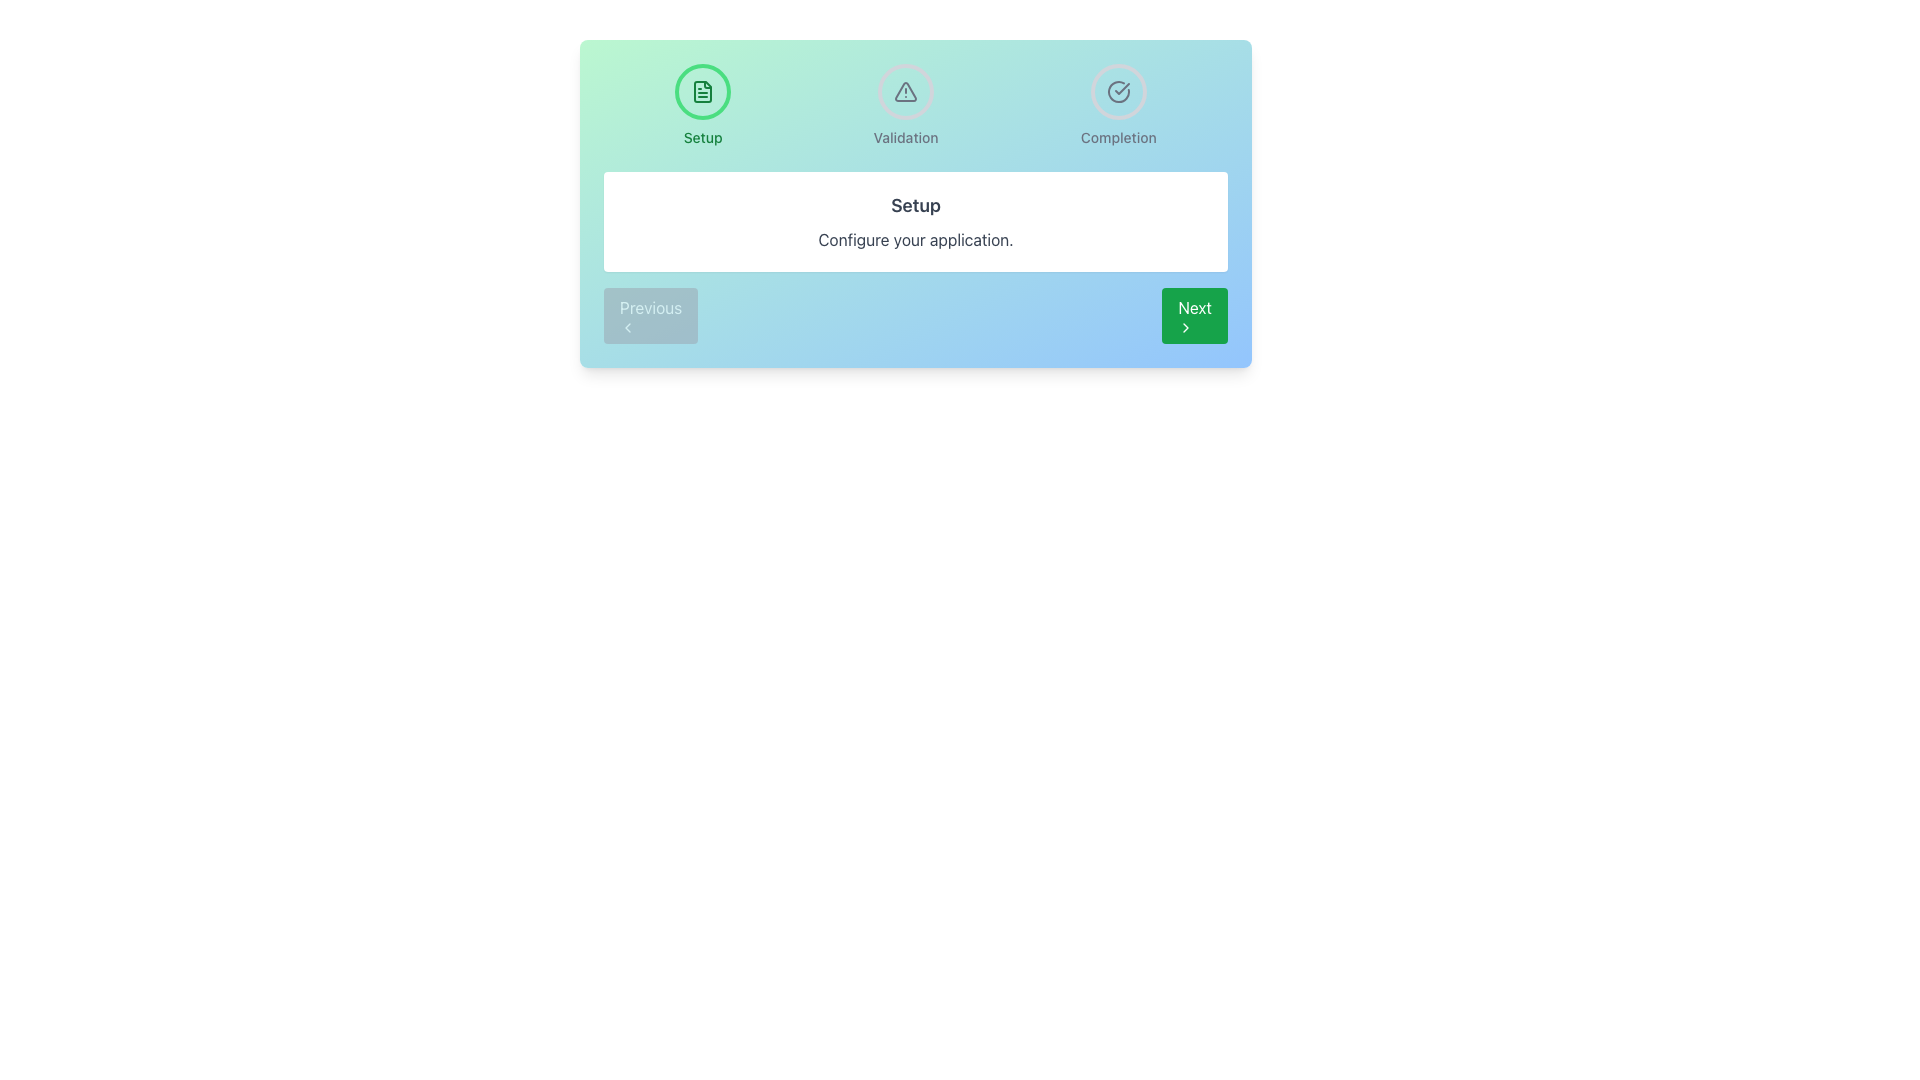 Image resolution: width=1920 pixels, height=1080 pixels. I want to click on 'Completion' graphical component within the circular icon that indicates the final step in the process sequence, so click(1117, 92).